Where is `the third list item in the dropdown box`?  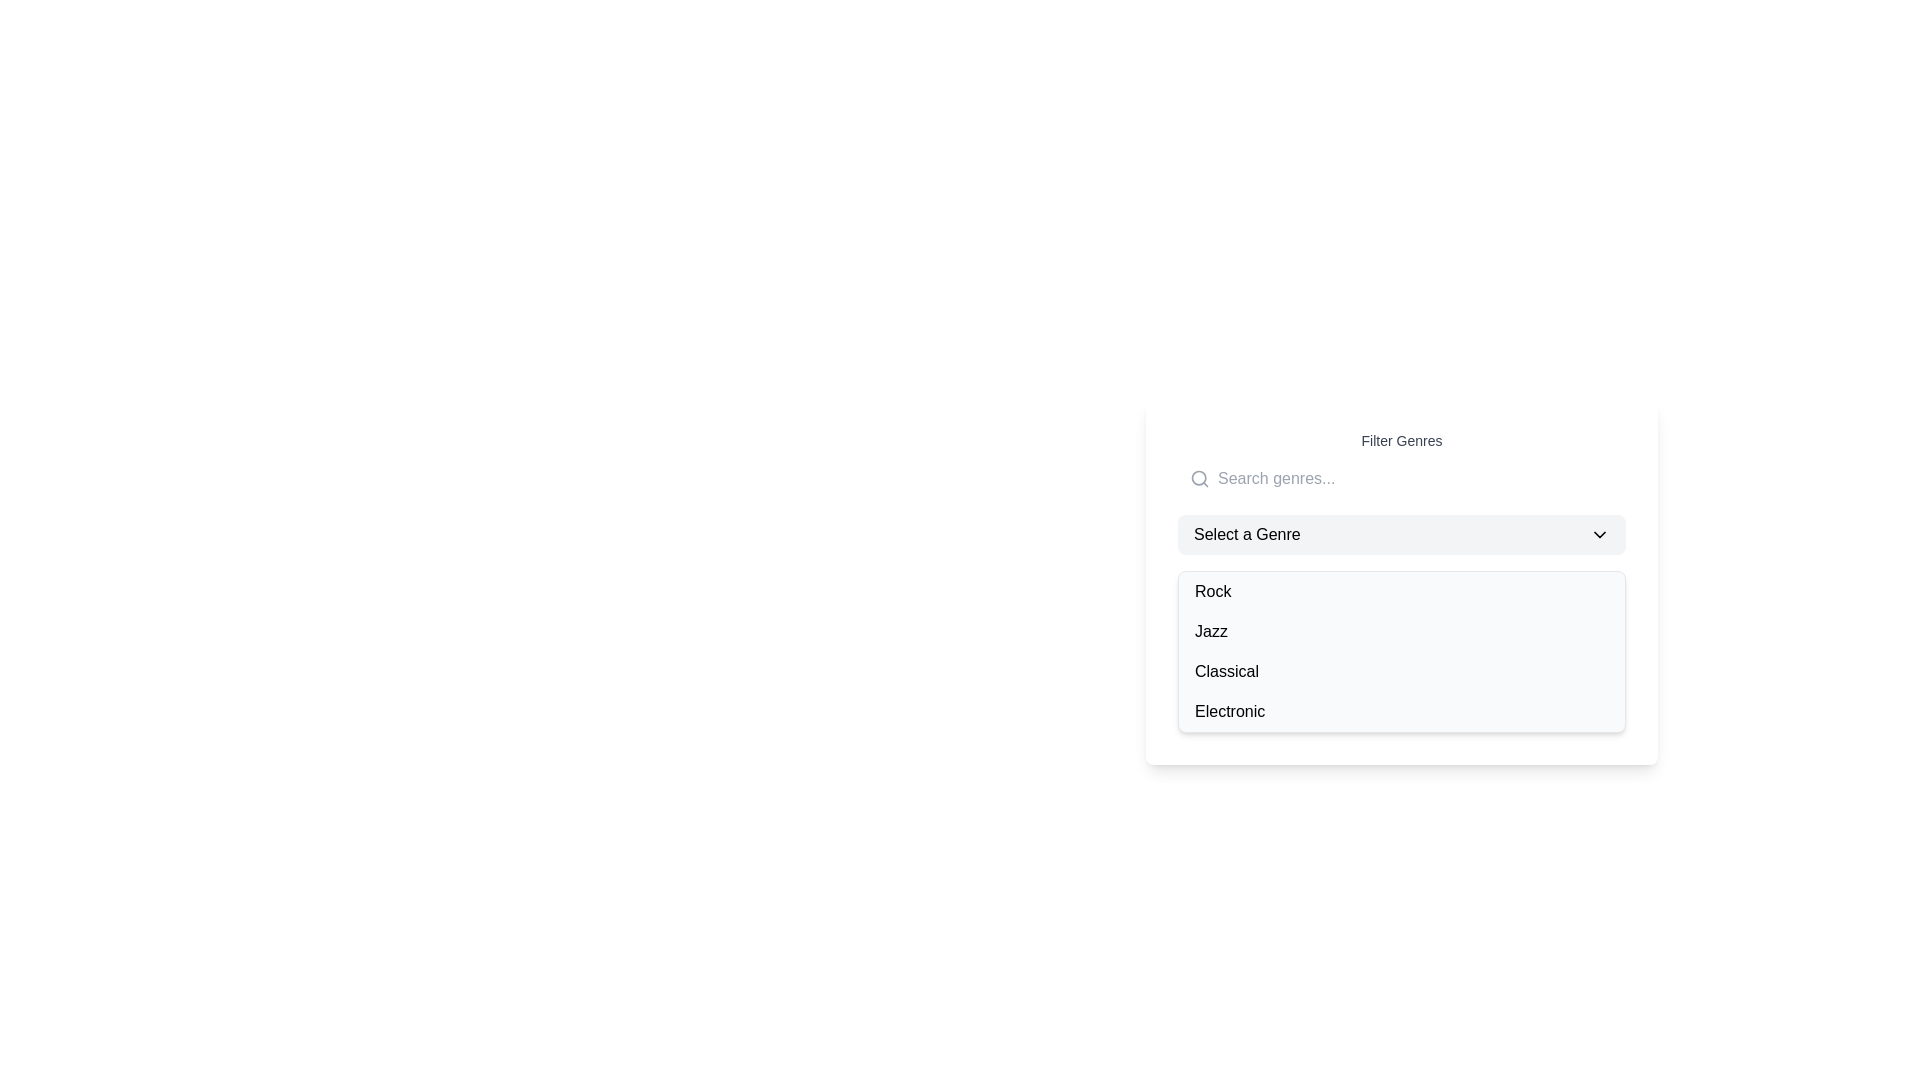
the third list item in the dropdown box is located at coordinates (1400, 671).